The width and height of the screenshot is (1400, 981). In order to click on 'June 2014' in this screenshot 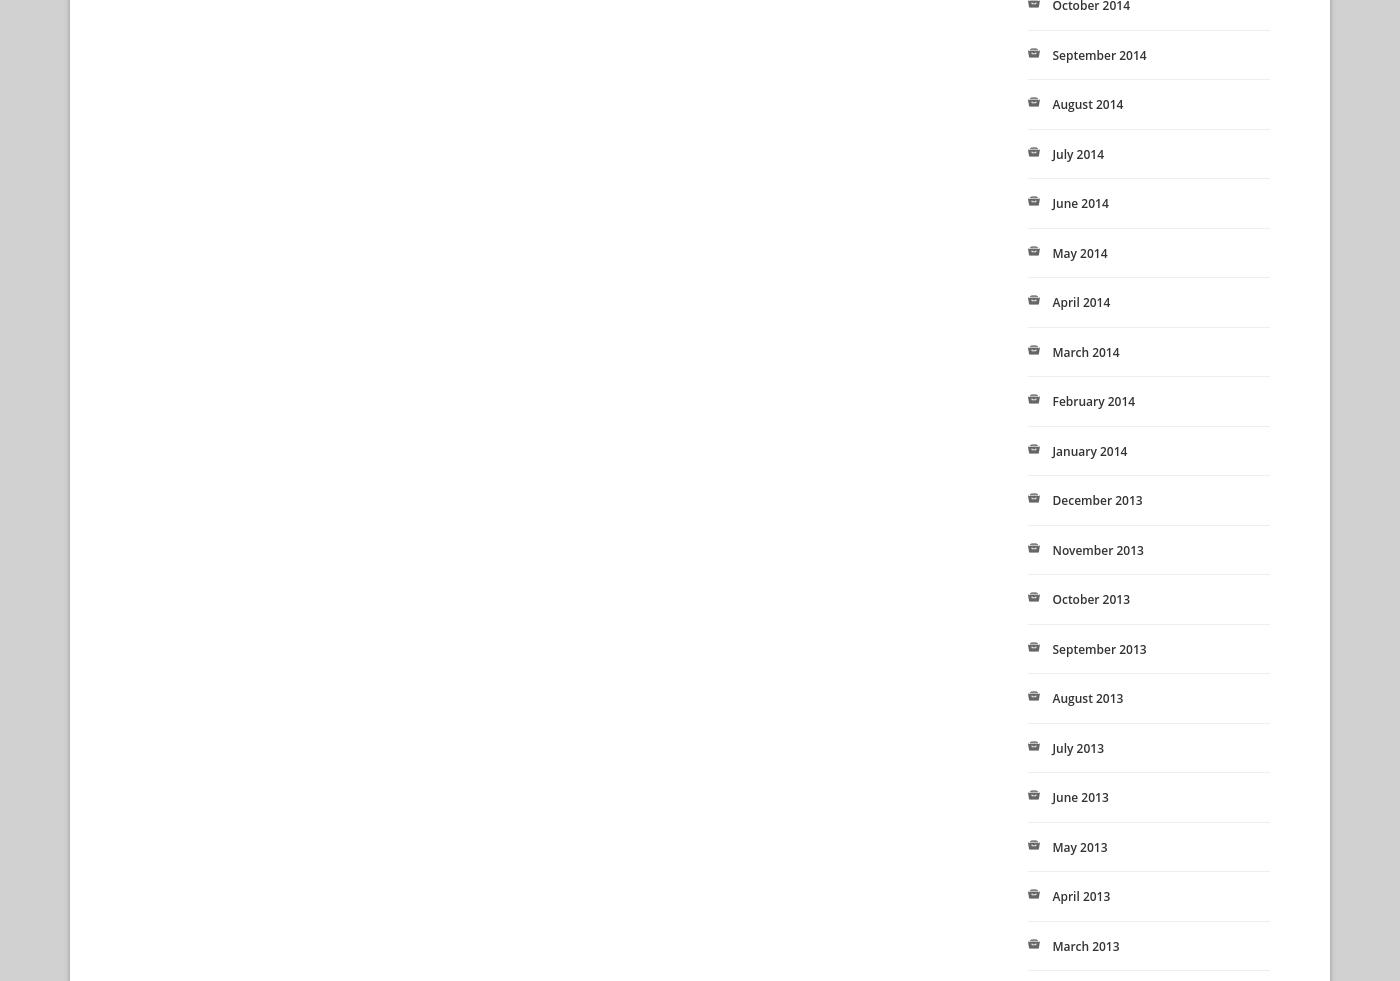, I will do `click(1079, 202)`.